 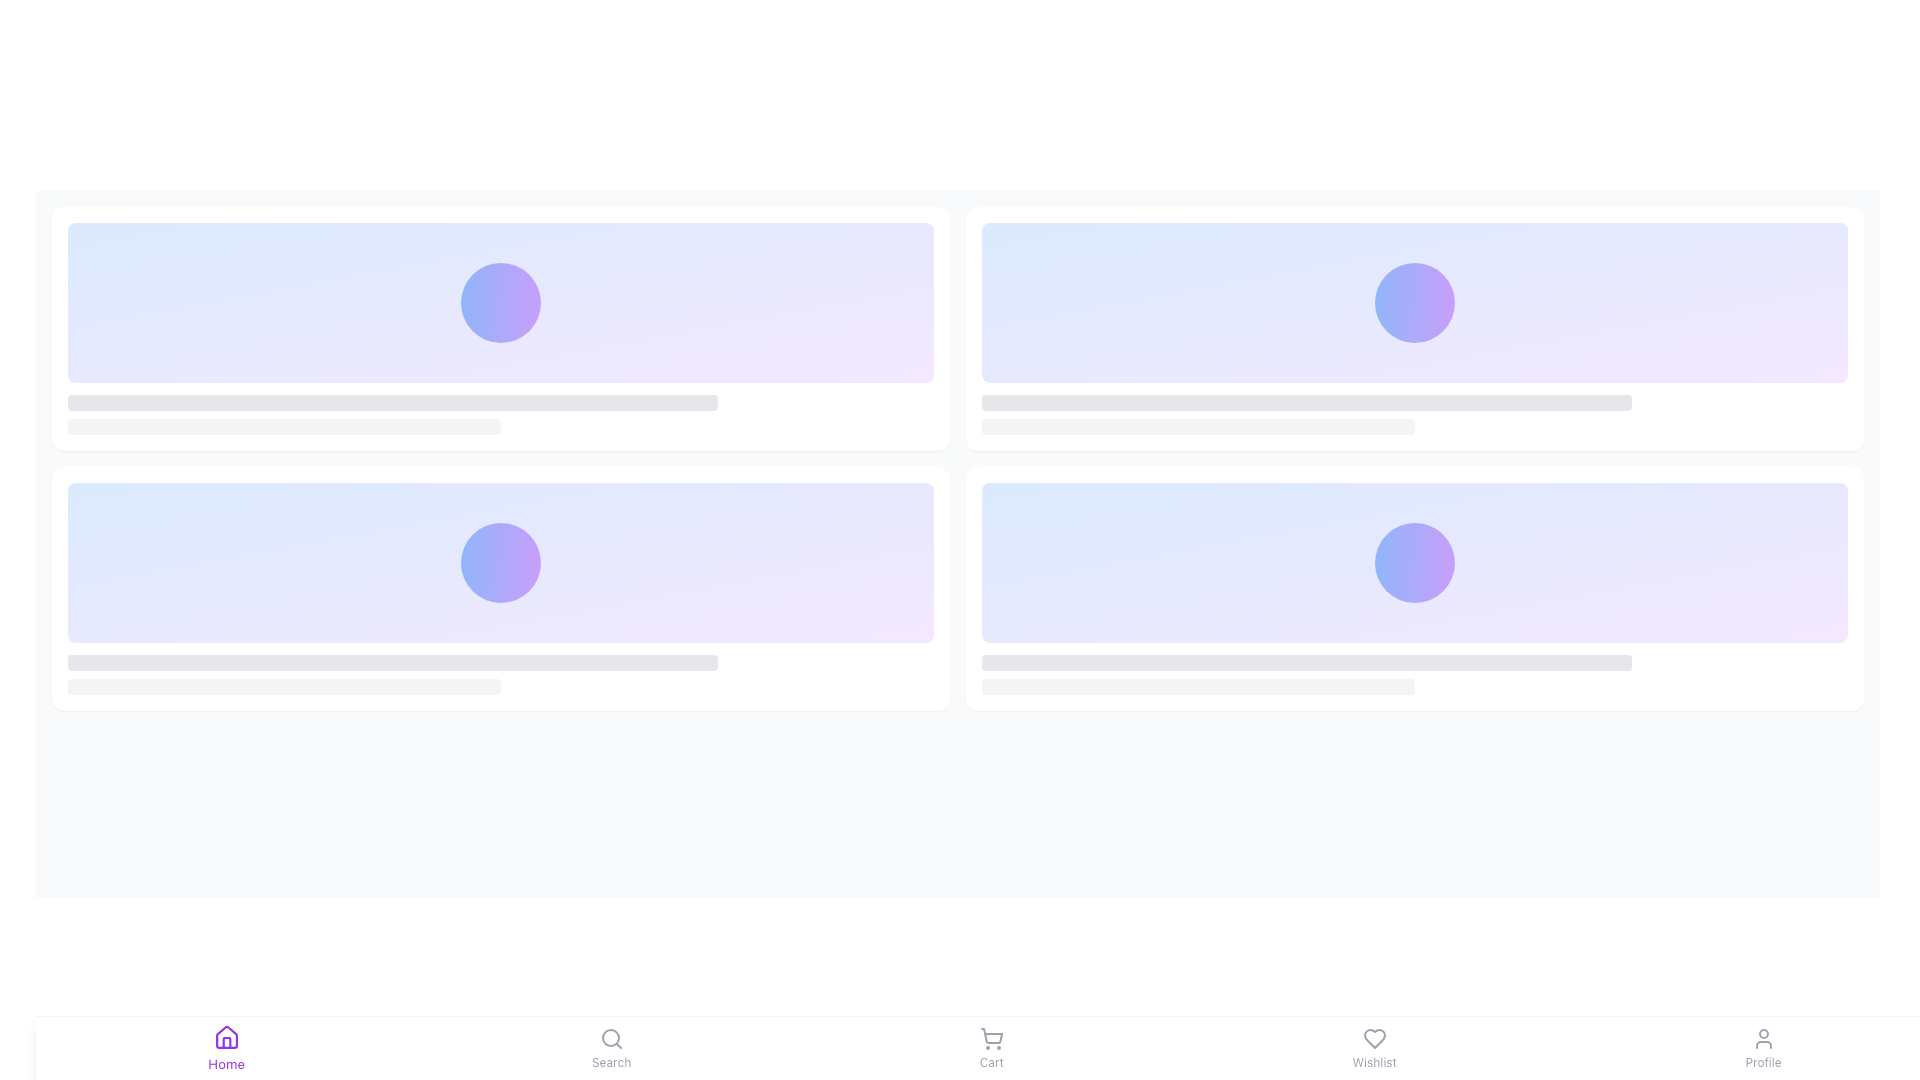 I want to click on the bottom-right card in the 2x2 grid layout, so click(x=1414, y=588).